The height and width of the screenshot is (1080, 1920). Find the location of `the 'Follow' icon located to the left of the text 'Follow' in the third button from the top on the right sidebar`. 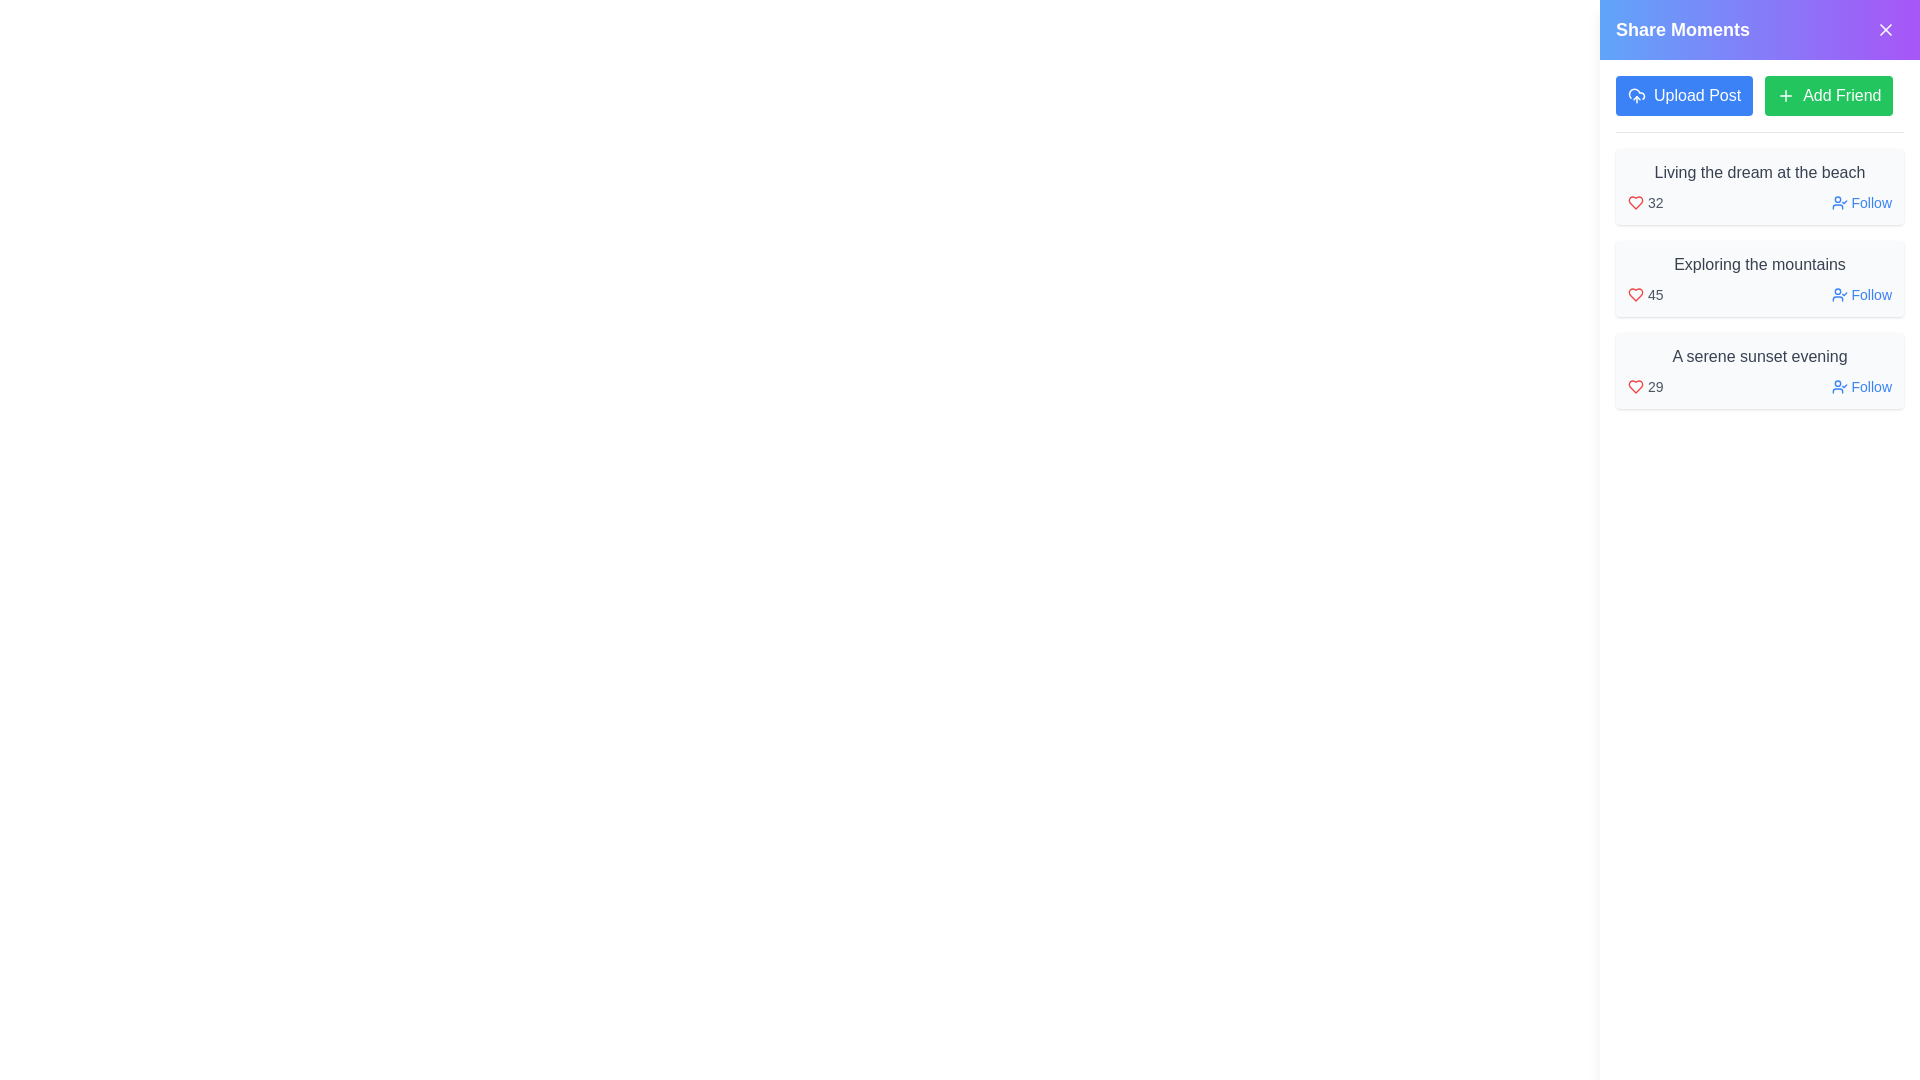

the 'Follow' icon located to the left of the text 'Follow' in the third button from the top on the right sidebar is located at coordinates (1839, 386).